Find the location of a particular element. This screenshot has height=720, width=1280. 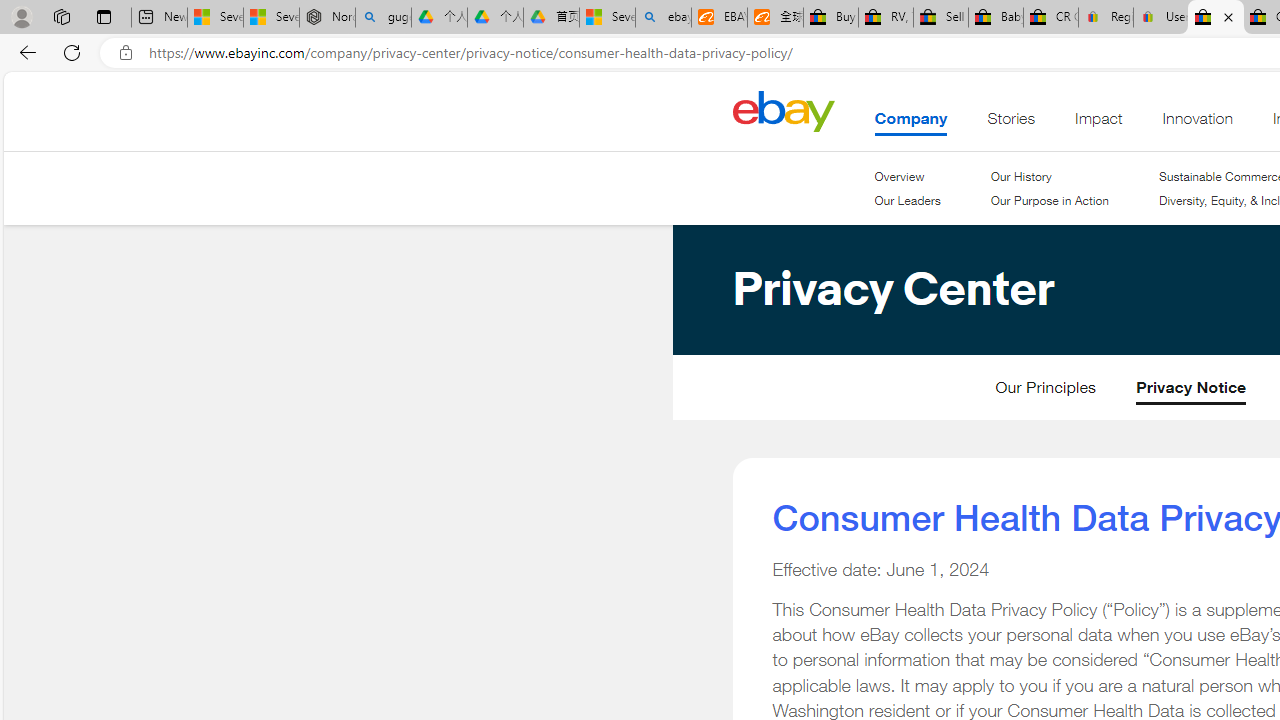

'Register: Create a personal eBay account' is located at coordinates (1104, 17).